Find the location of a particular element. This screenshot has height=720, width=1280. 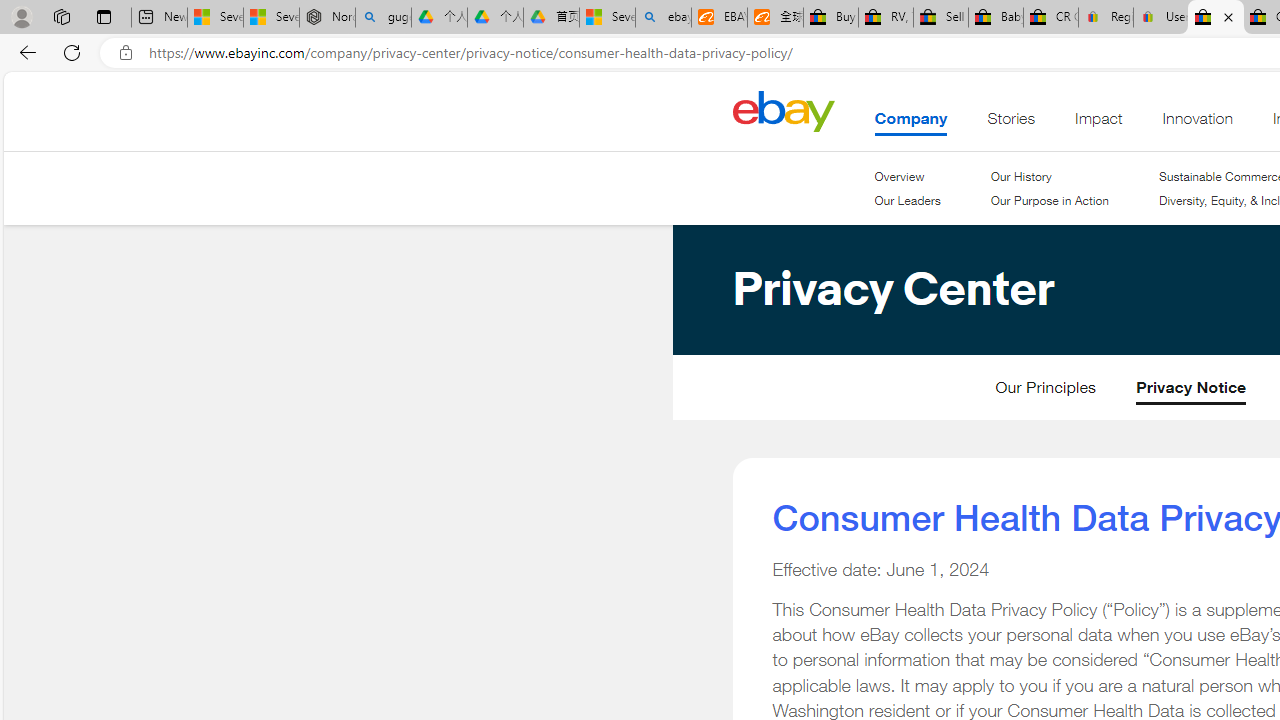

'Register: Create a personal eBay account' is located at coordinates (1104, 17).